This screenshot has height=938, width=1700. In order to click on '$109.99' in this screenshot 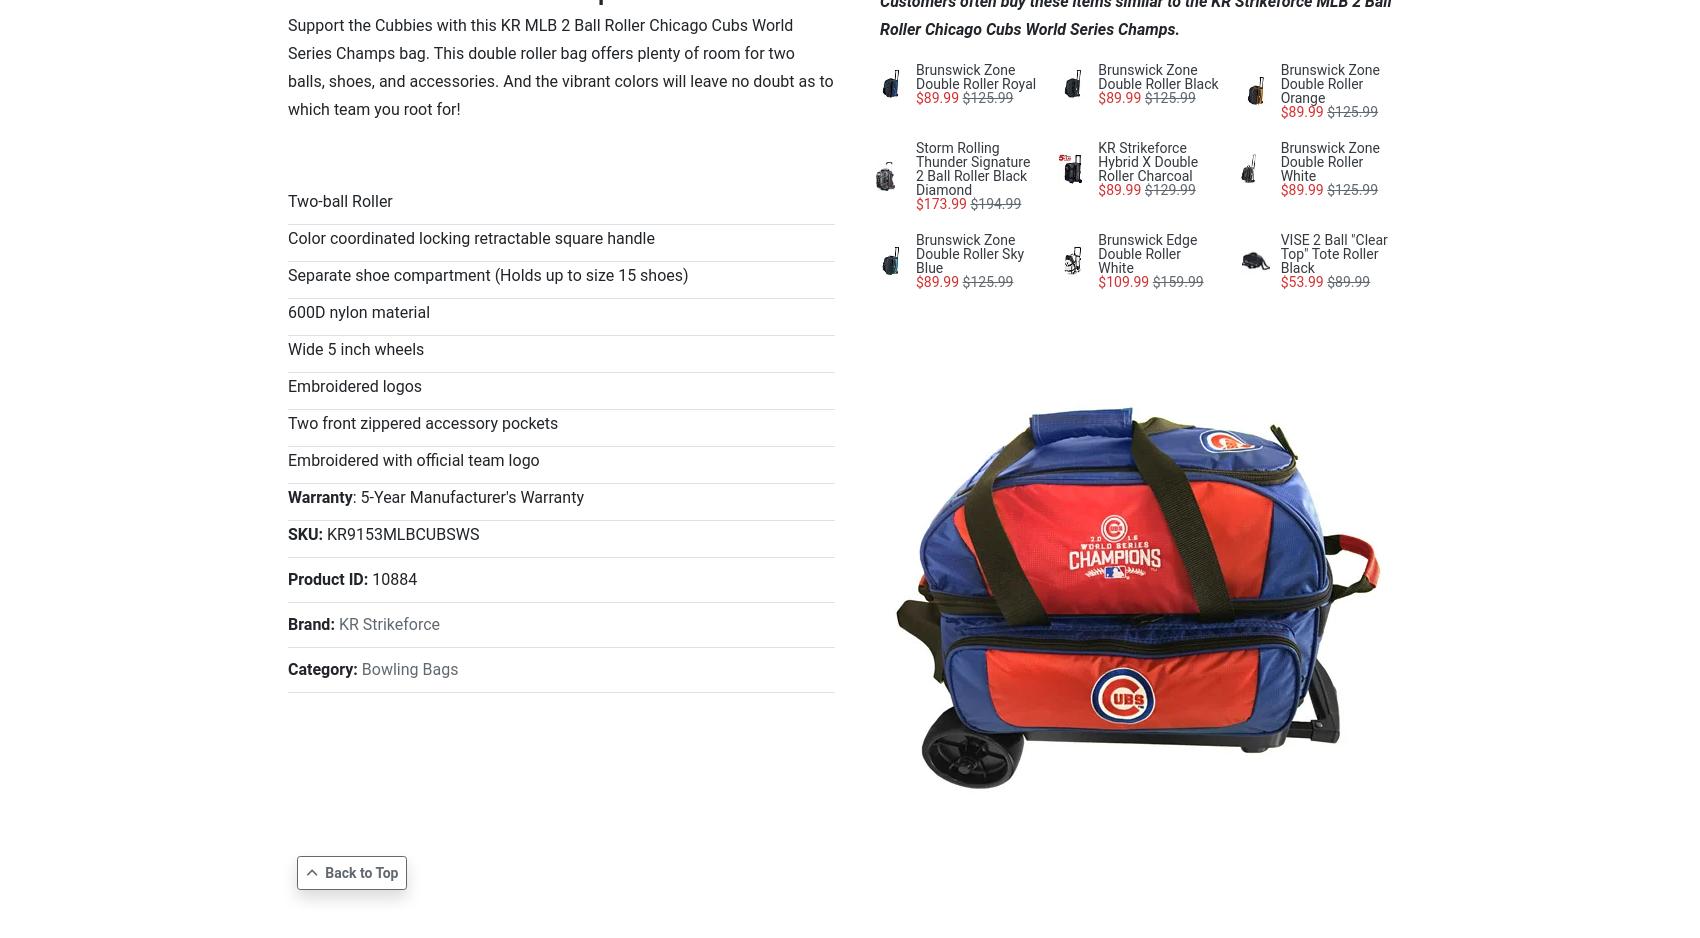, I will do `click(1123, 281)`.